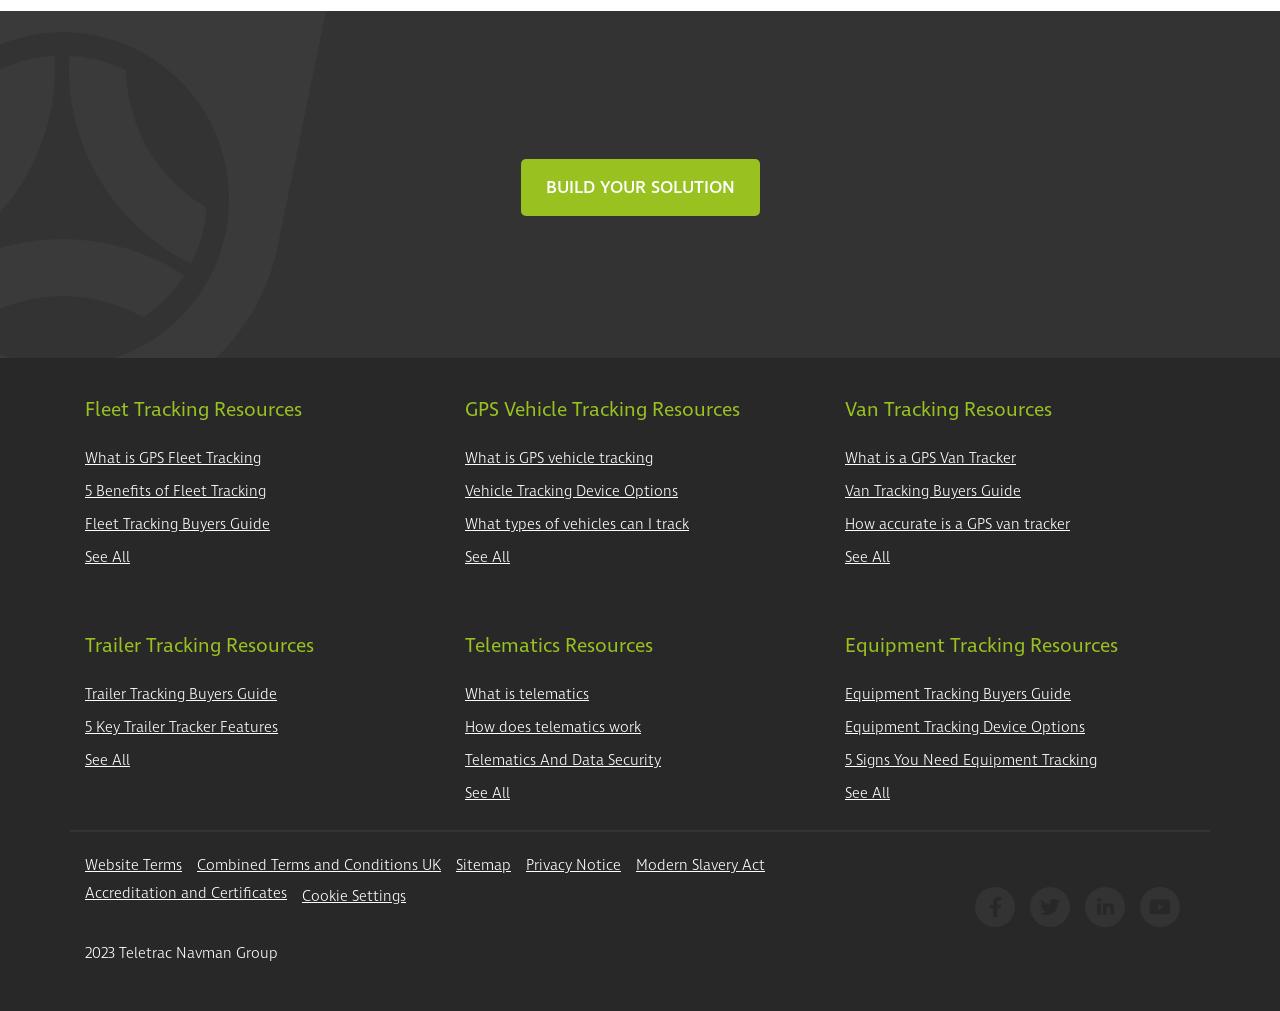 The width and height of the screenshot is (1280, 1011). I want to click on 'What is GPS vehicle tracking', so click(558, 457).